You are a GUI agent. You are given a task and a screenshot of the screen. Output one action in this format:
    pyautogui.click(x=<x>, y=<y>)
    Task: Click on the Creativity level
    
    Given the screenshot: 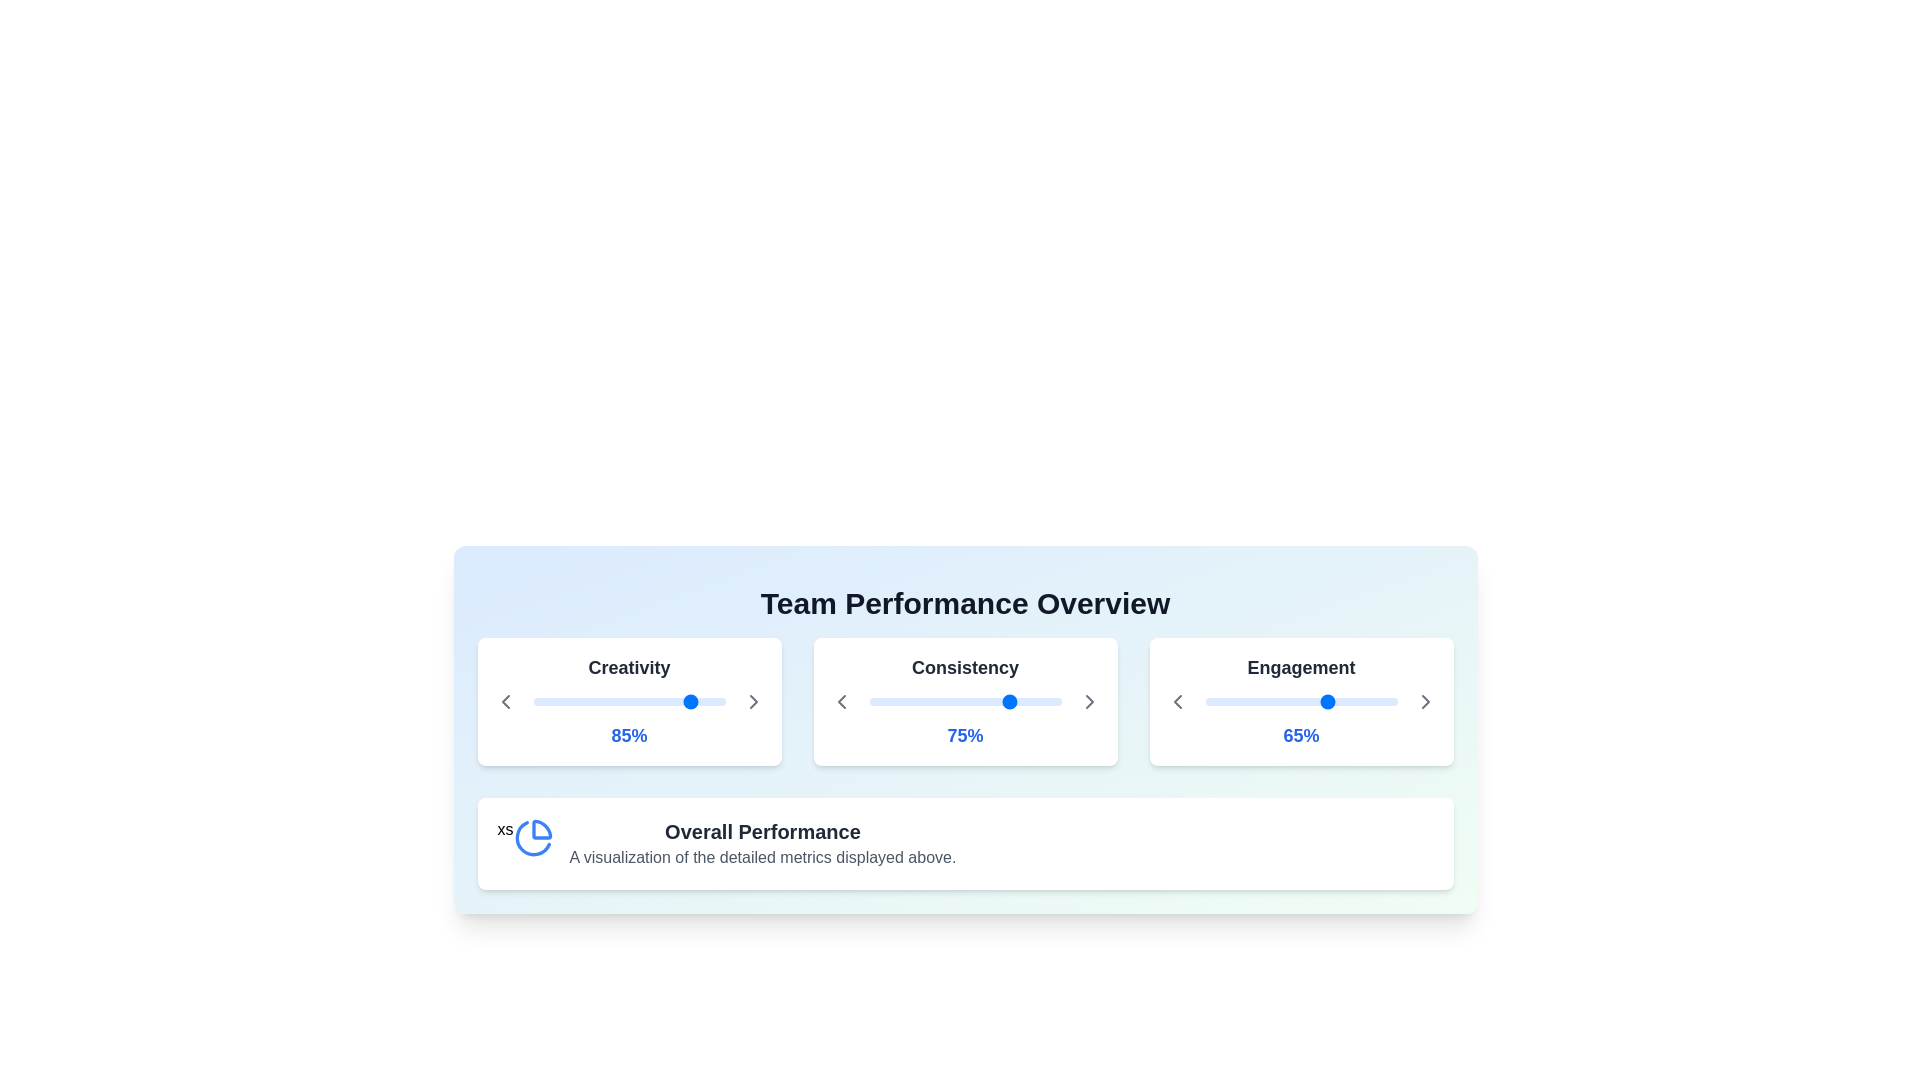 What is the action you would take?
    pyautogui.click(x=541, y=701)
    